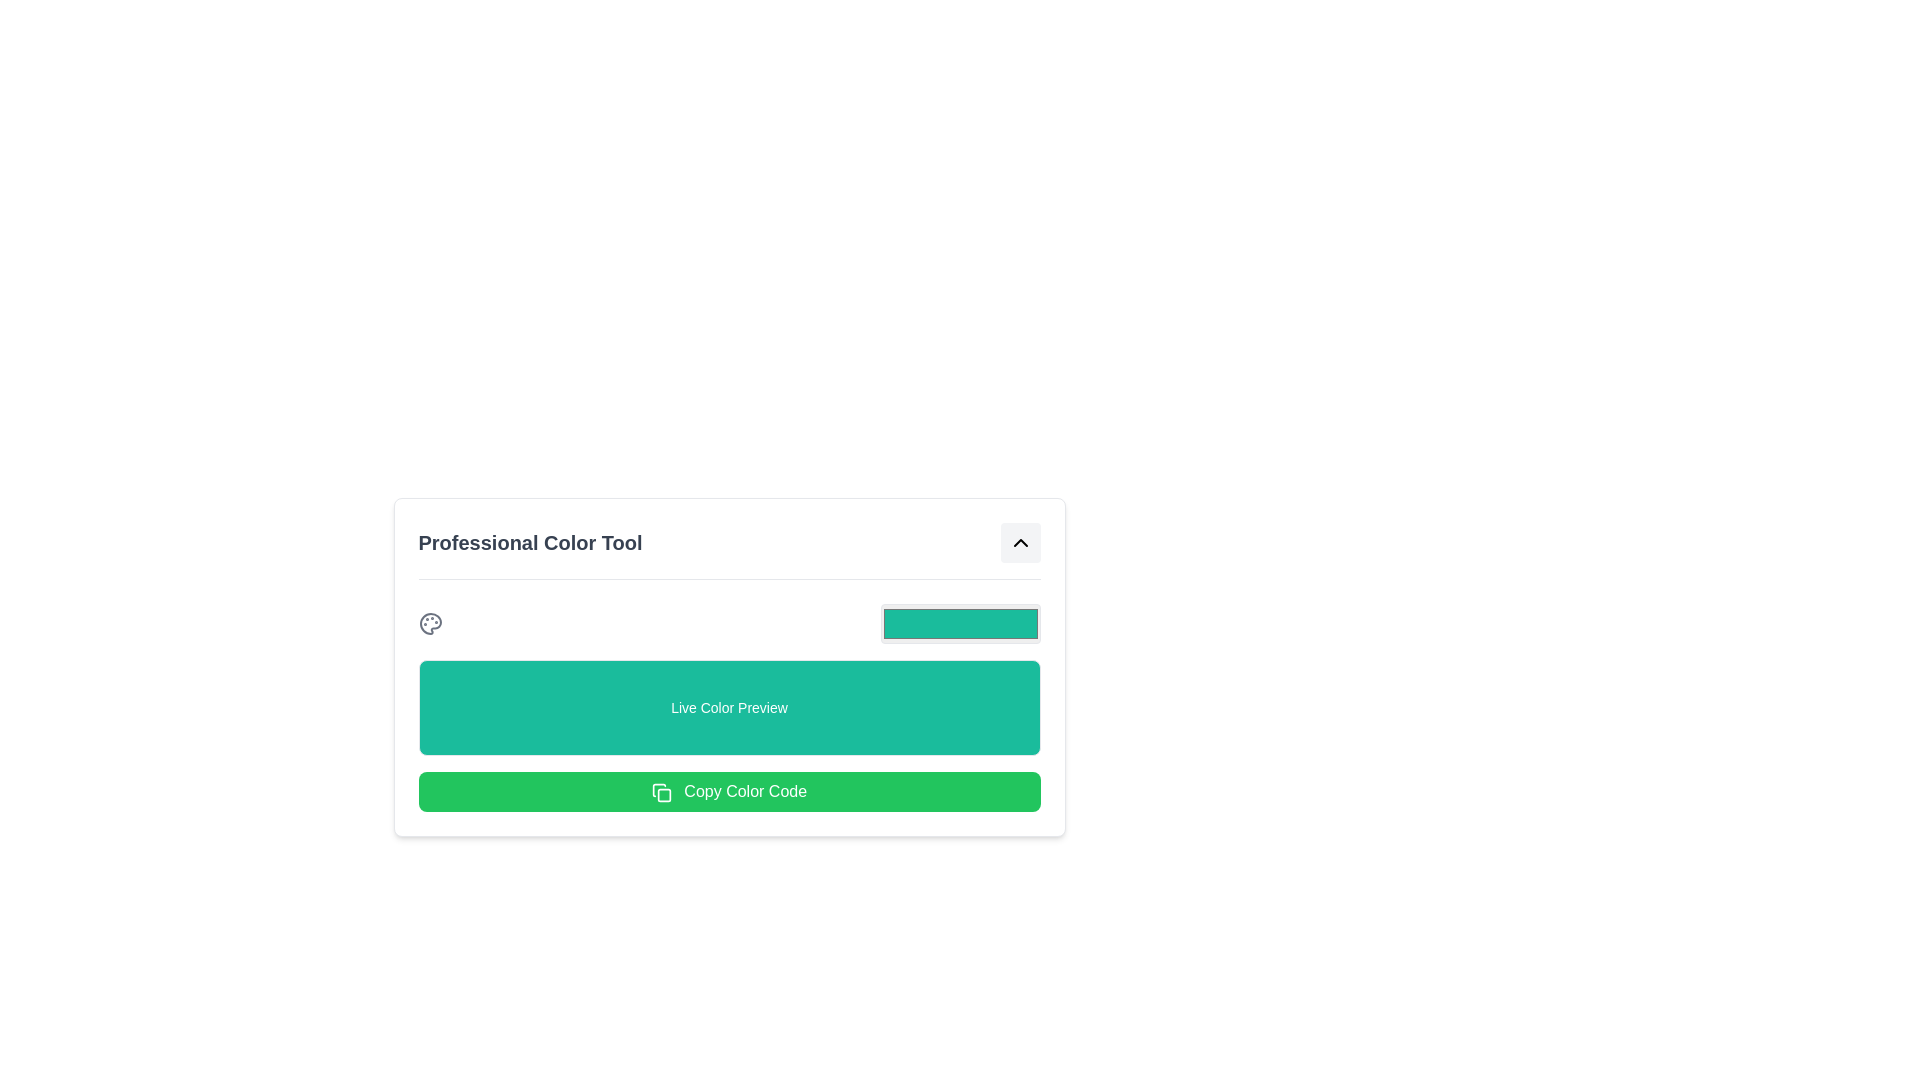 This screenshot has width=1920, height=1080. Describe the element at coordinates (728, 707) in the screenshot. I see `text from the 'Live Color Preview' label which is displayed in white bold font within the green rectangular section of the professional color tool interface` at that location.